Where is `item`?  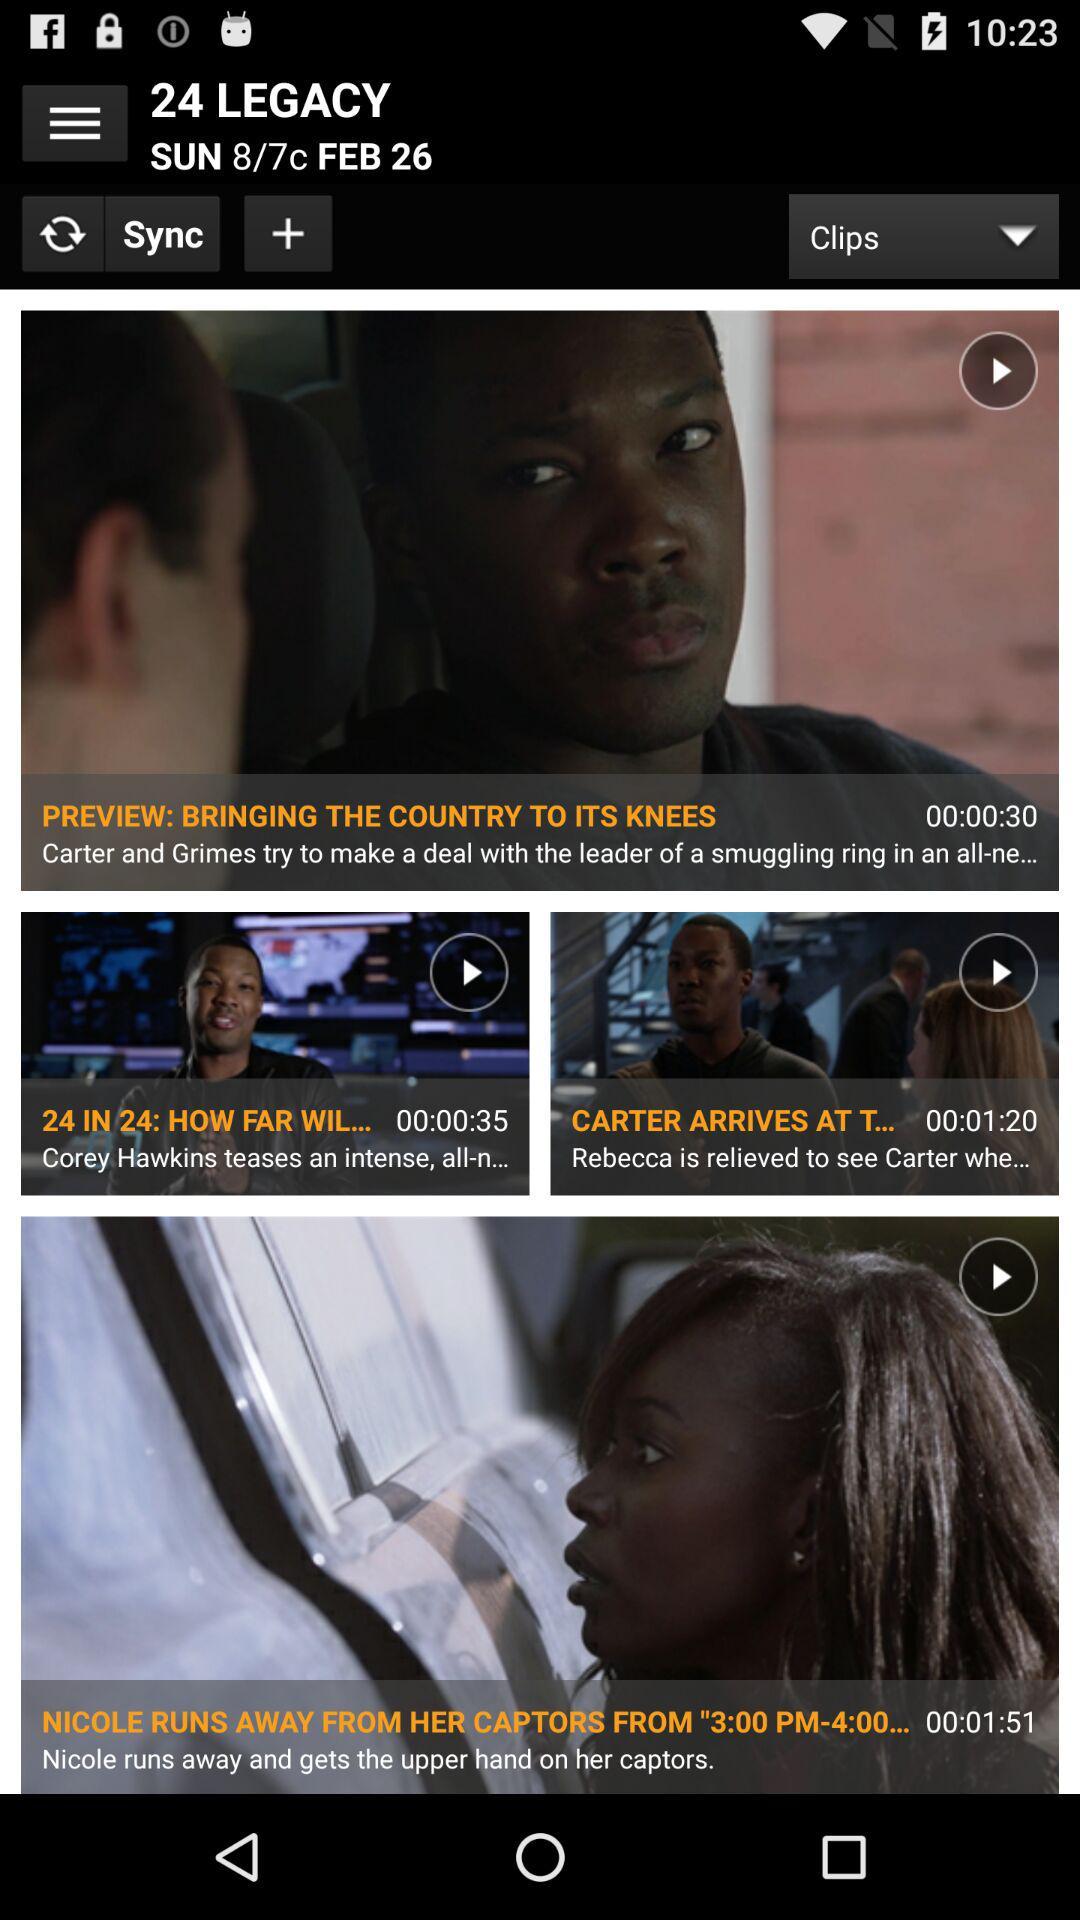
item is located at coordinates (289, 233).